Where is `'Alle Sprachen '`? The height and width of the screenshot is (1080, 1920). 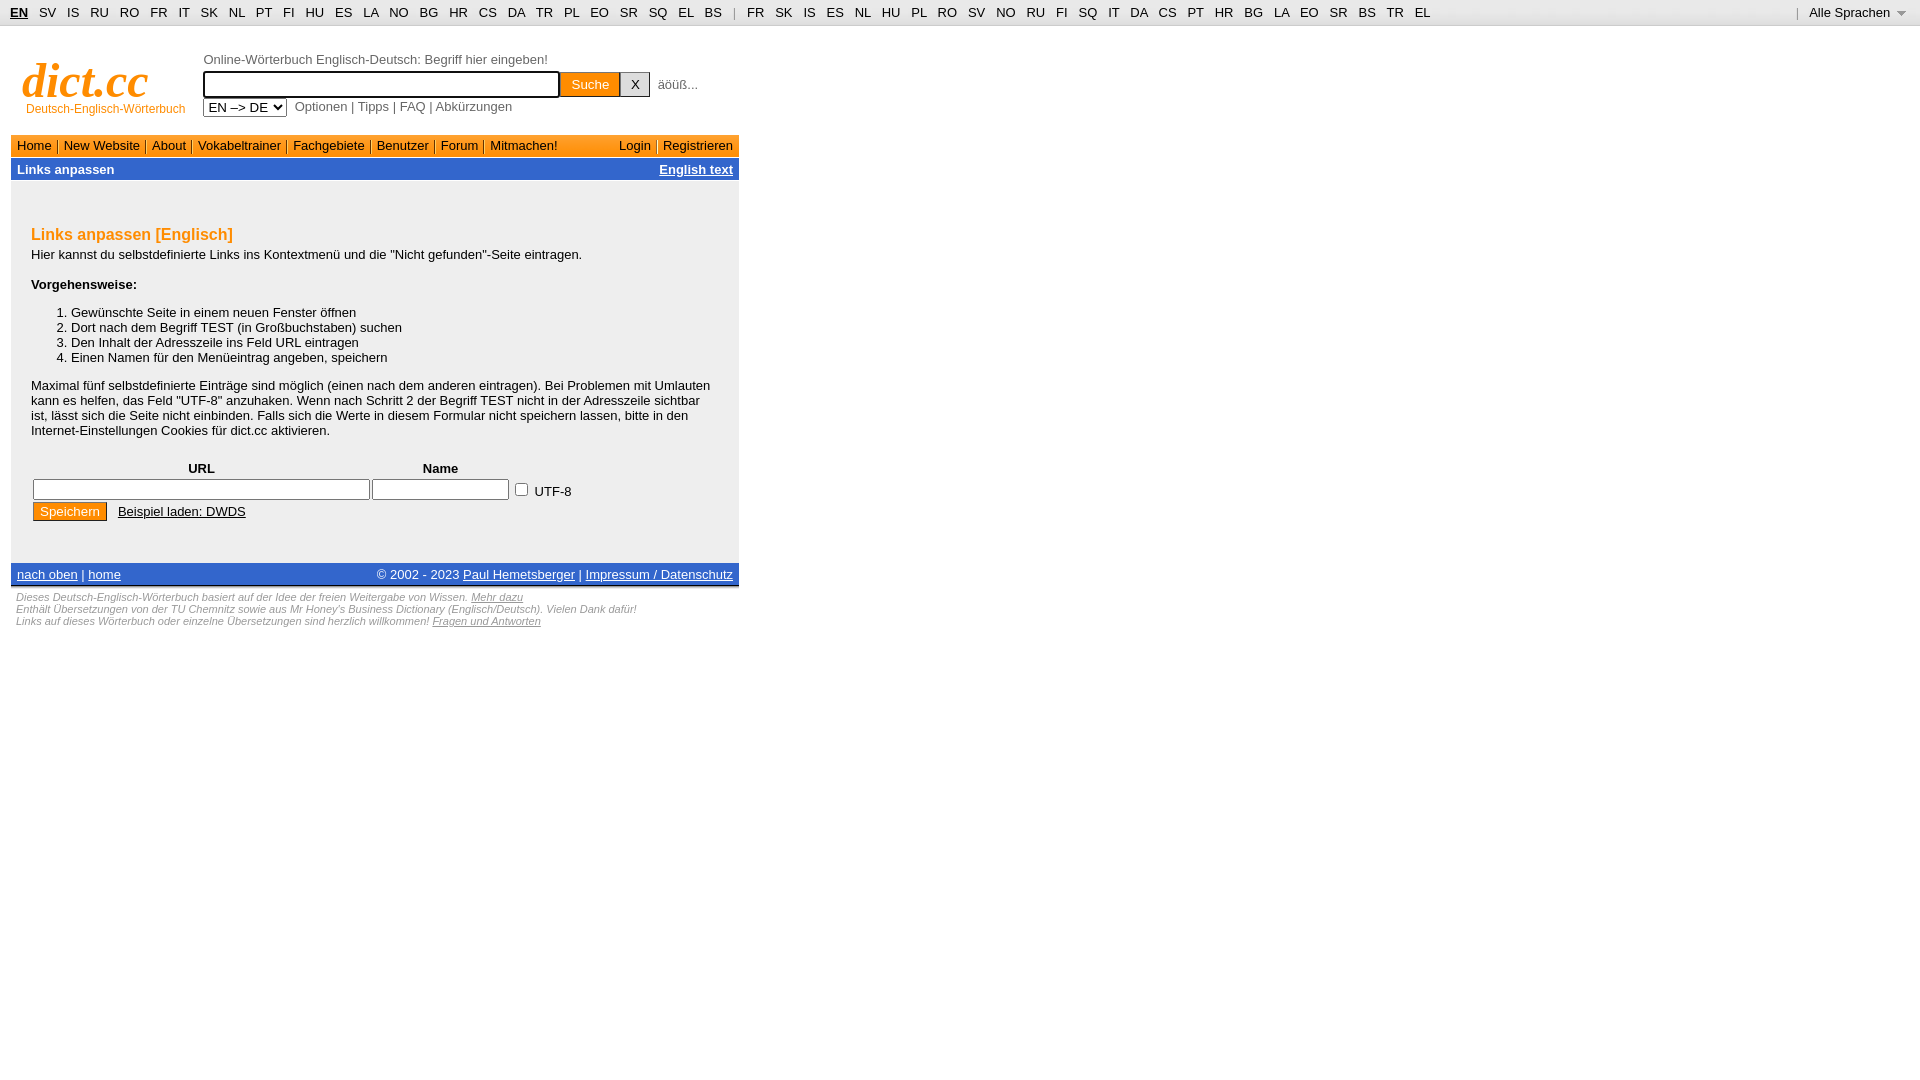 'Alle Sprachen ' is located at coordinates (1856, 12).